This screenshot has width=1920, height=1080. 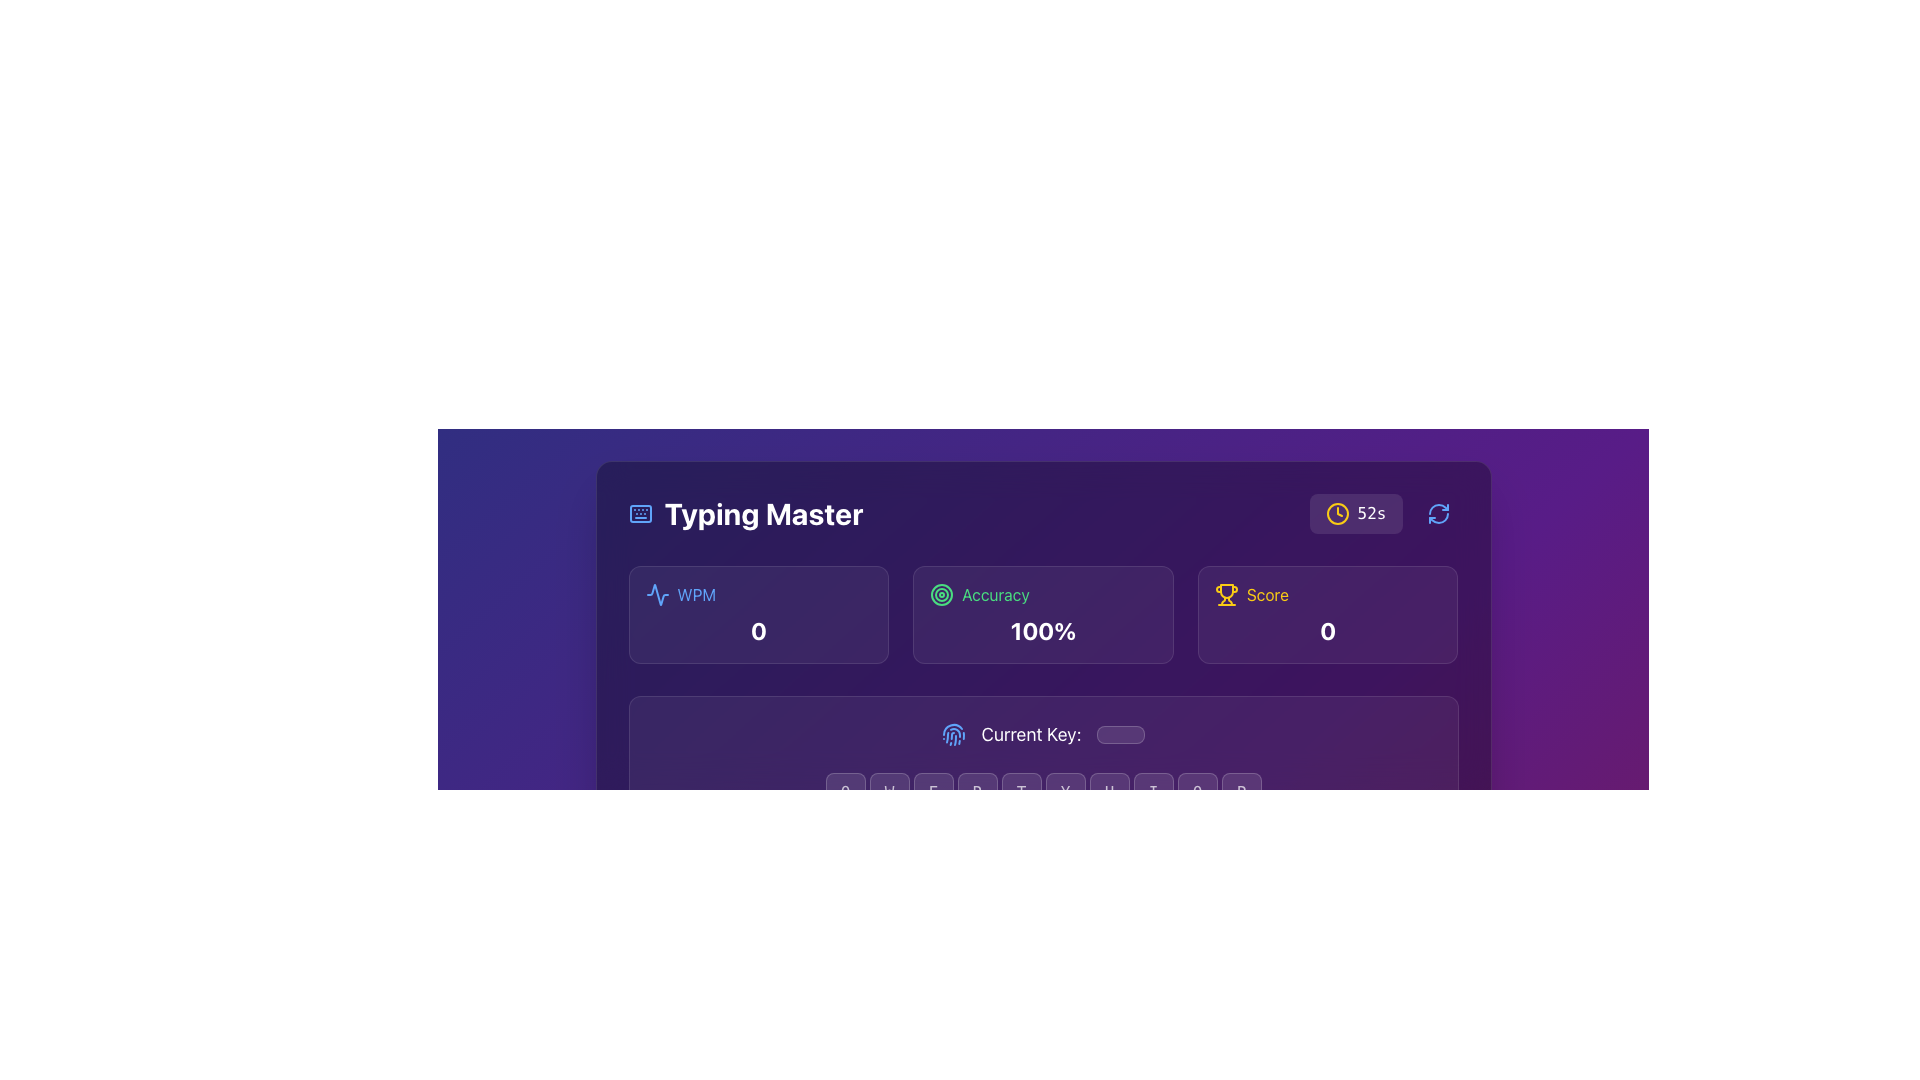 What do you see at coordinates (1266, 593) in the screenshot?
I see `the 'Score' text label, which is displayed in yellow font on a dark purple background, located in the top-right corner of a dashboard section` at bounding box center [1266, 593].